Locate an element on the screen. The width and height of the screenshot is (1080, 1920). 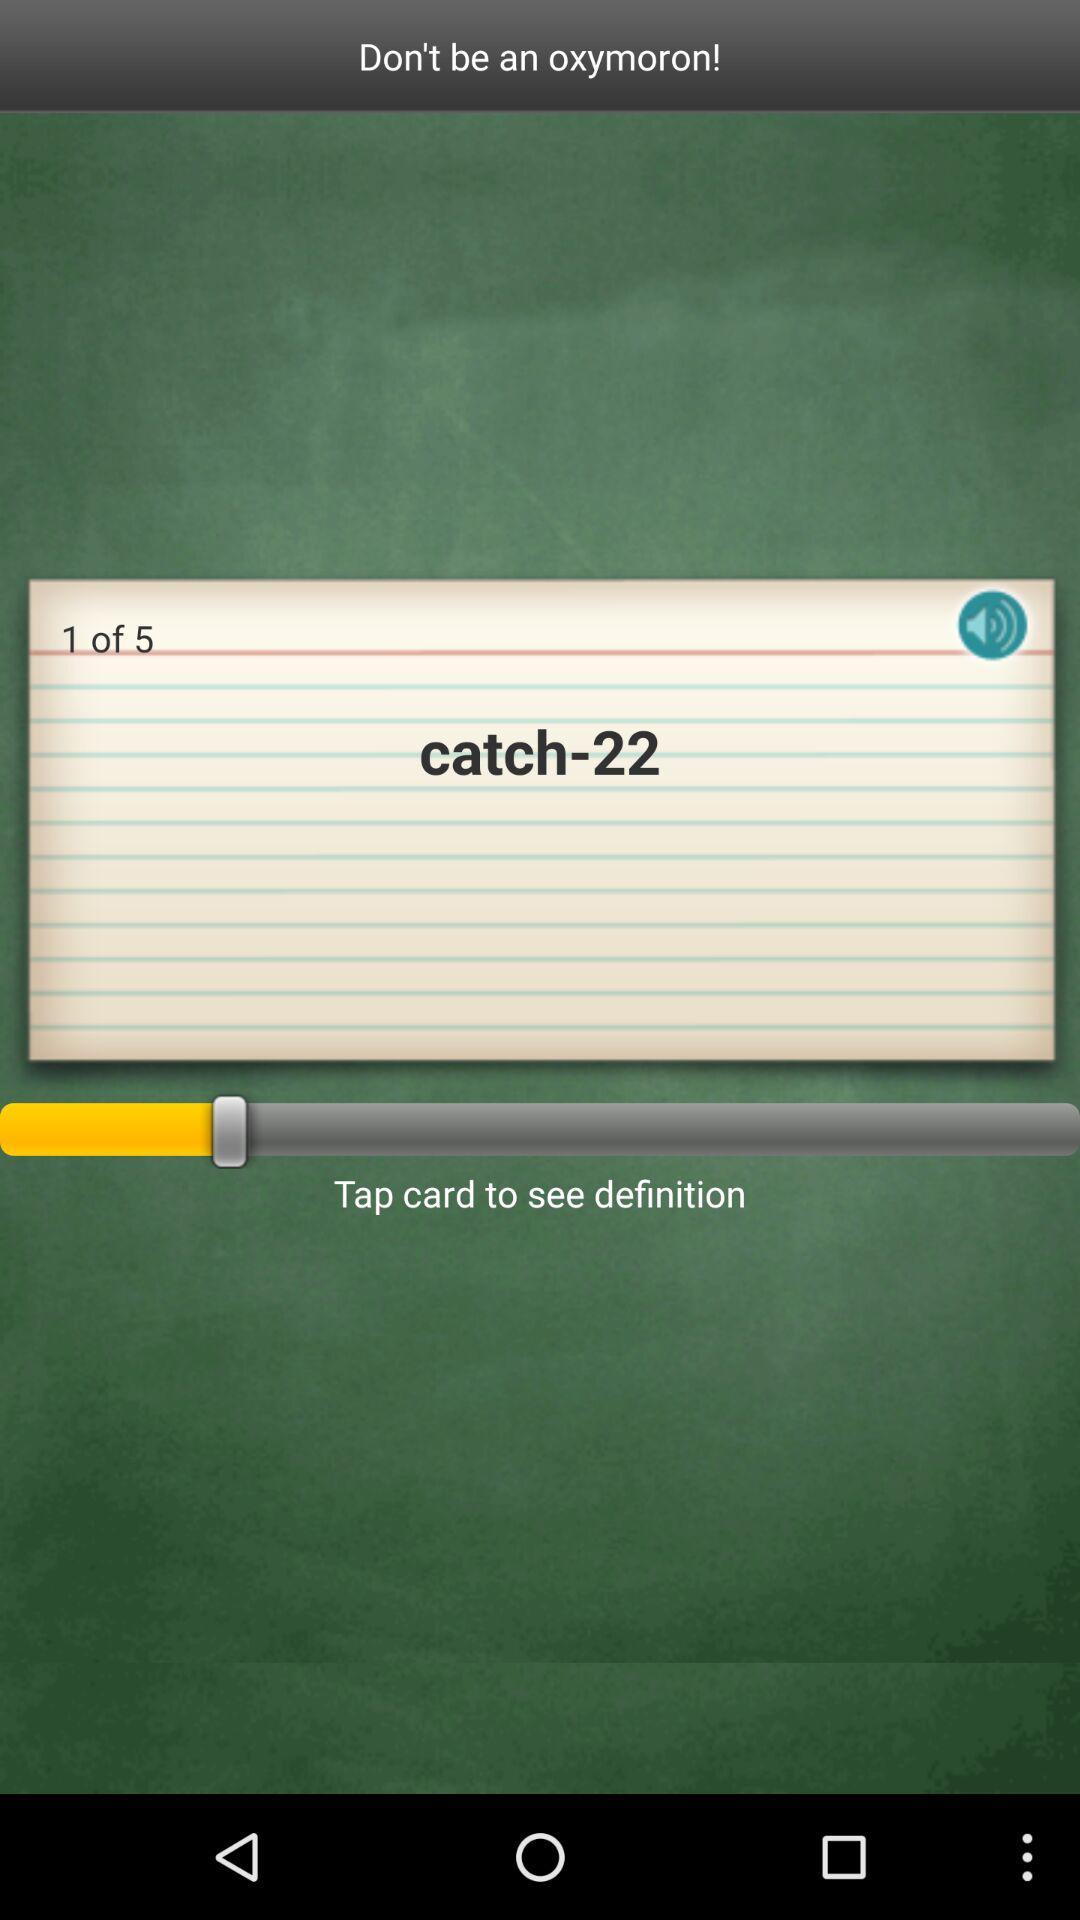
icon to the right of catch-22 item is located at coordinates (992, 642).